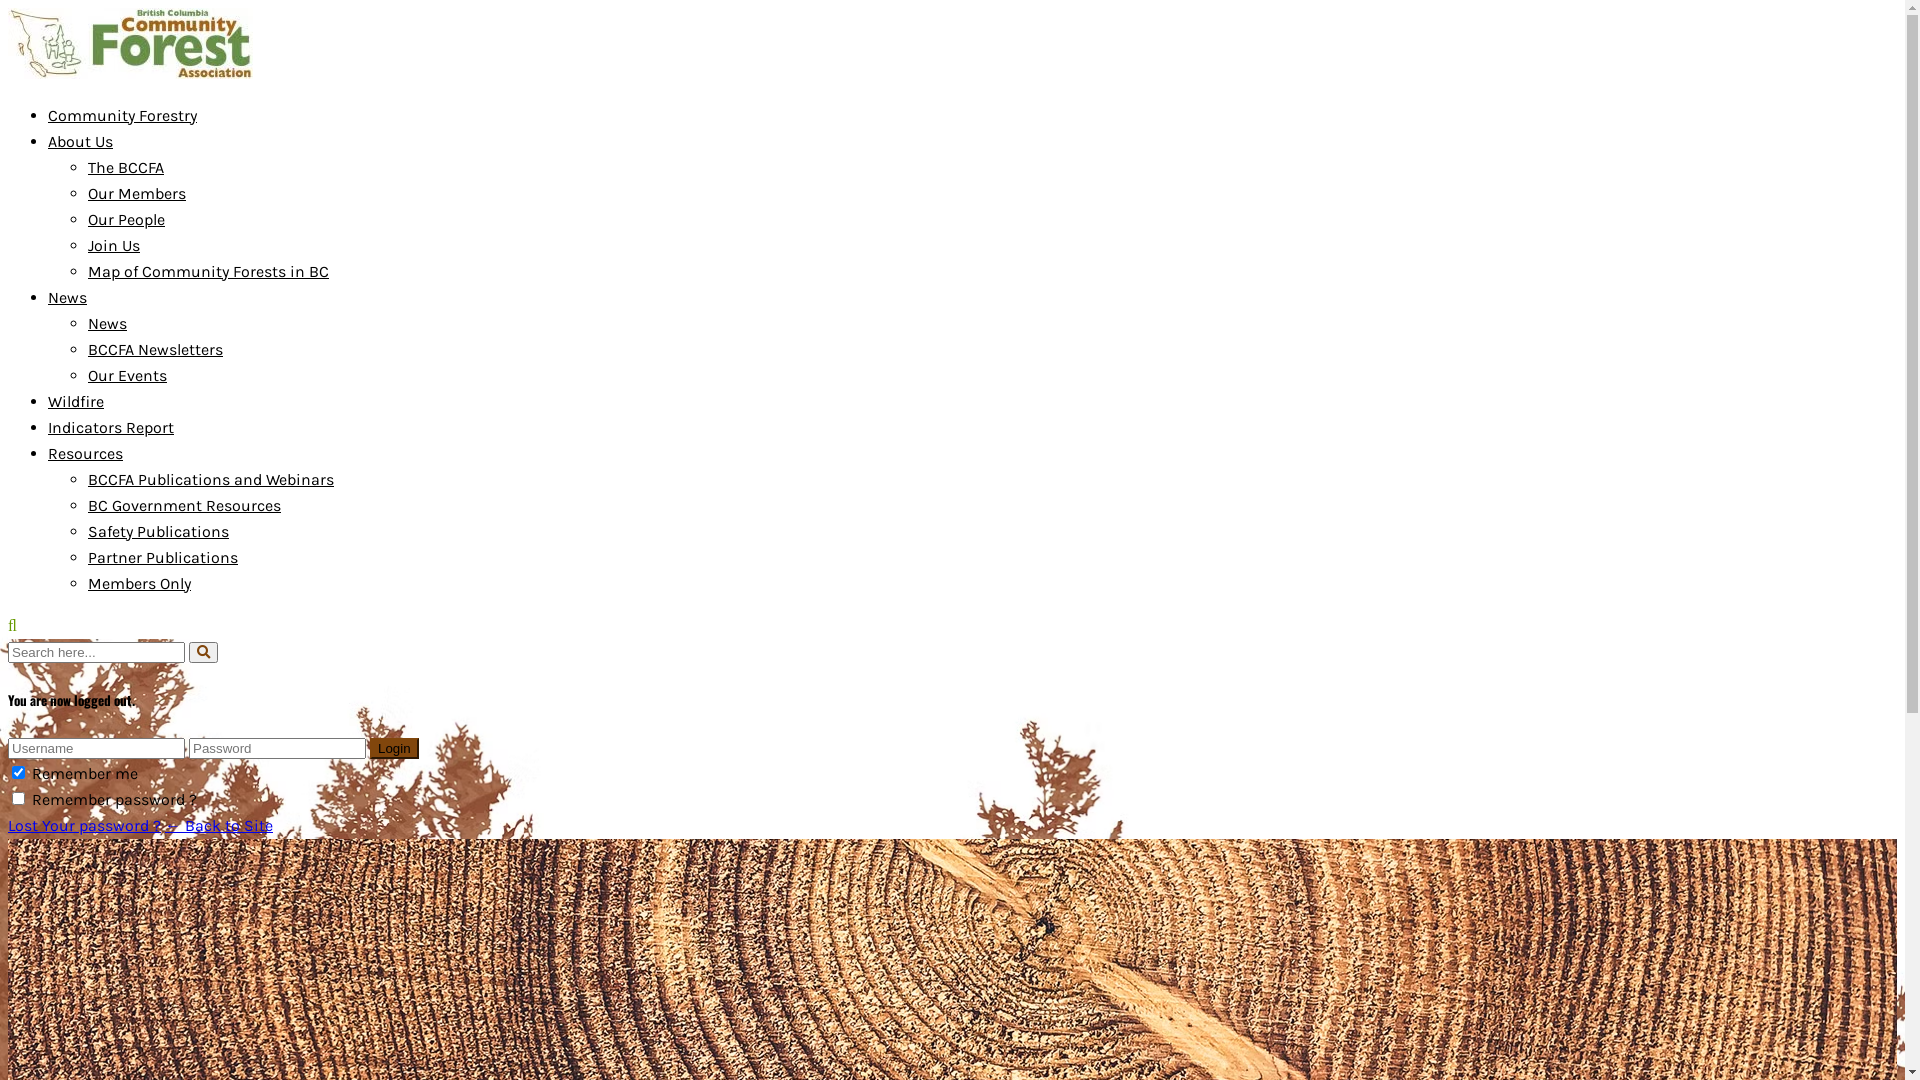 The width and height of the screenshot is (1920, 1080). What do you see at coordinates (394, 748) in the screenshot?
I see `'Login'` at bounding box center [394, 748].